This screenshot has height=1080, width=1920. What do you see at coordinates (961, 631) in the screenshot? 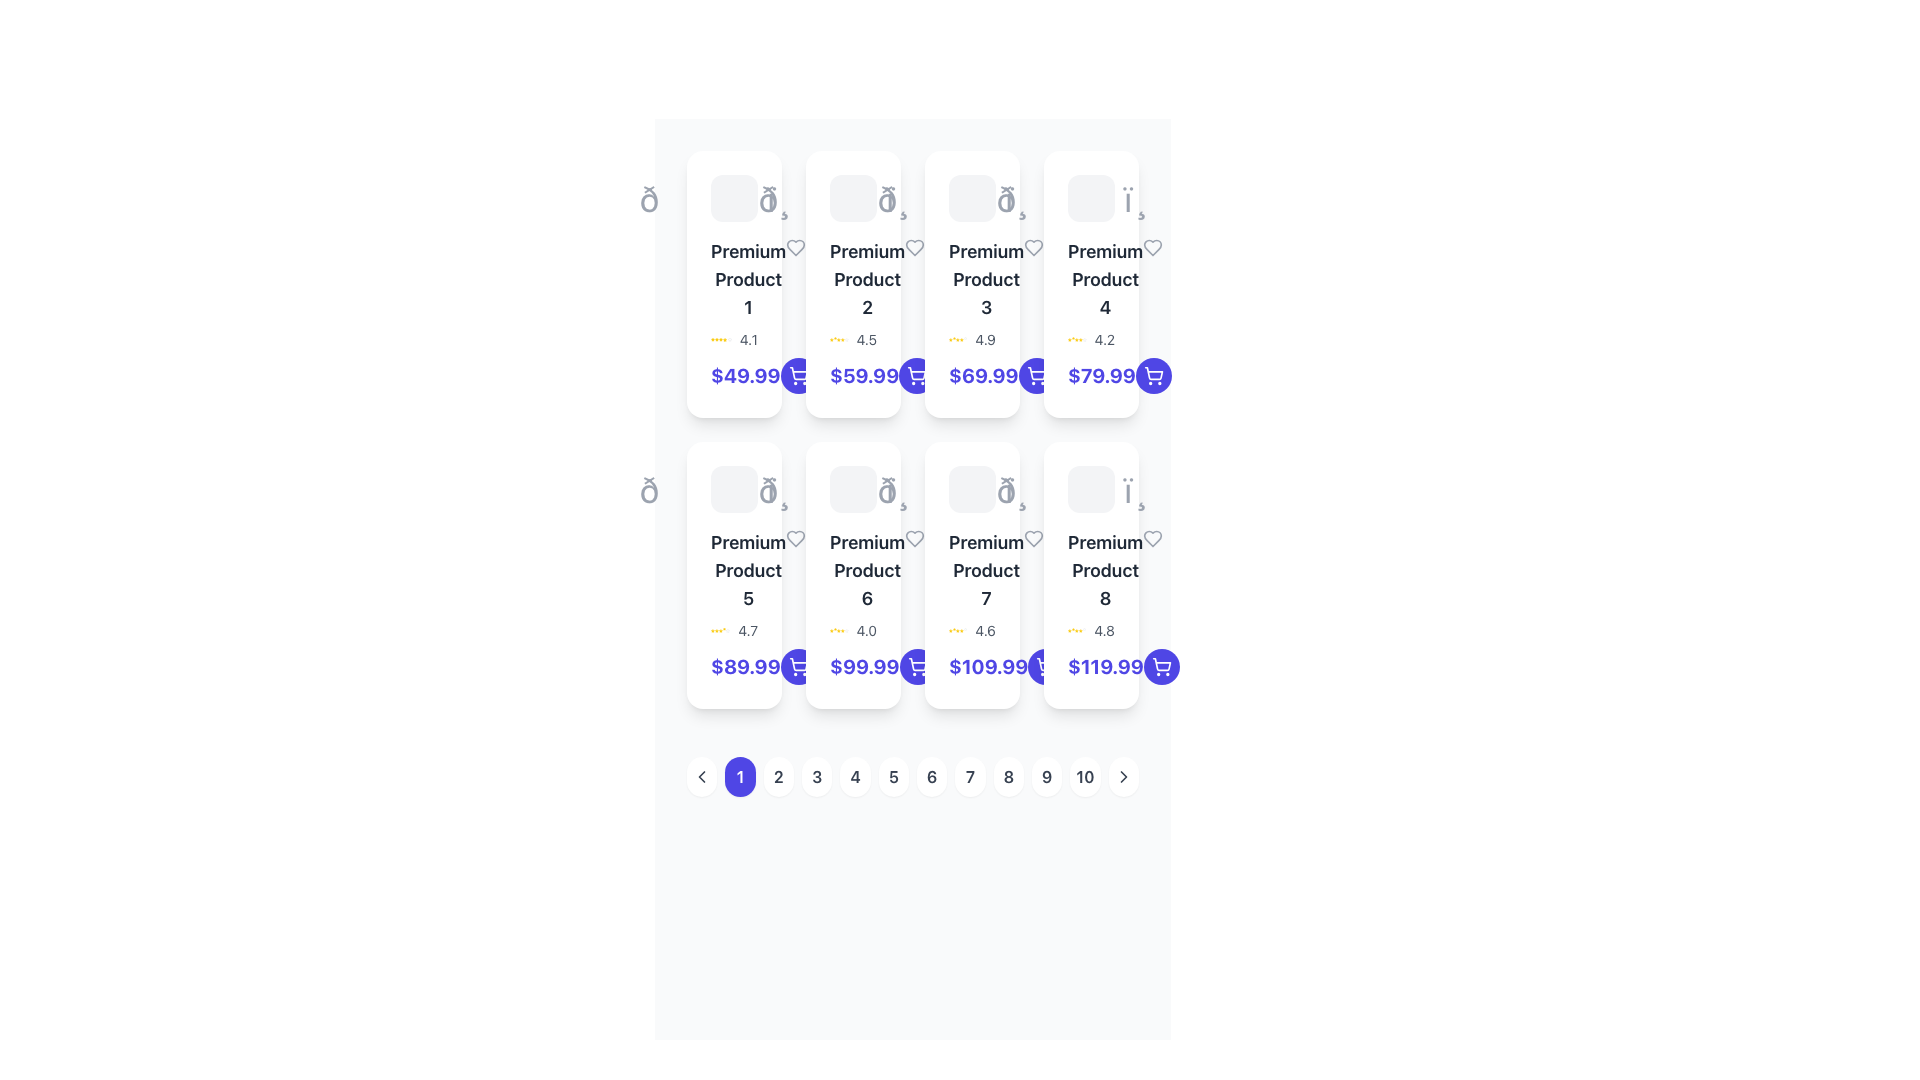
I see `the fifth star icon in the star rating component for 'Premium Product 7', which is a bright yellow filled star positioned horizontally with other stars` at bounding box center [961, 631].